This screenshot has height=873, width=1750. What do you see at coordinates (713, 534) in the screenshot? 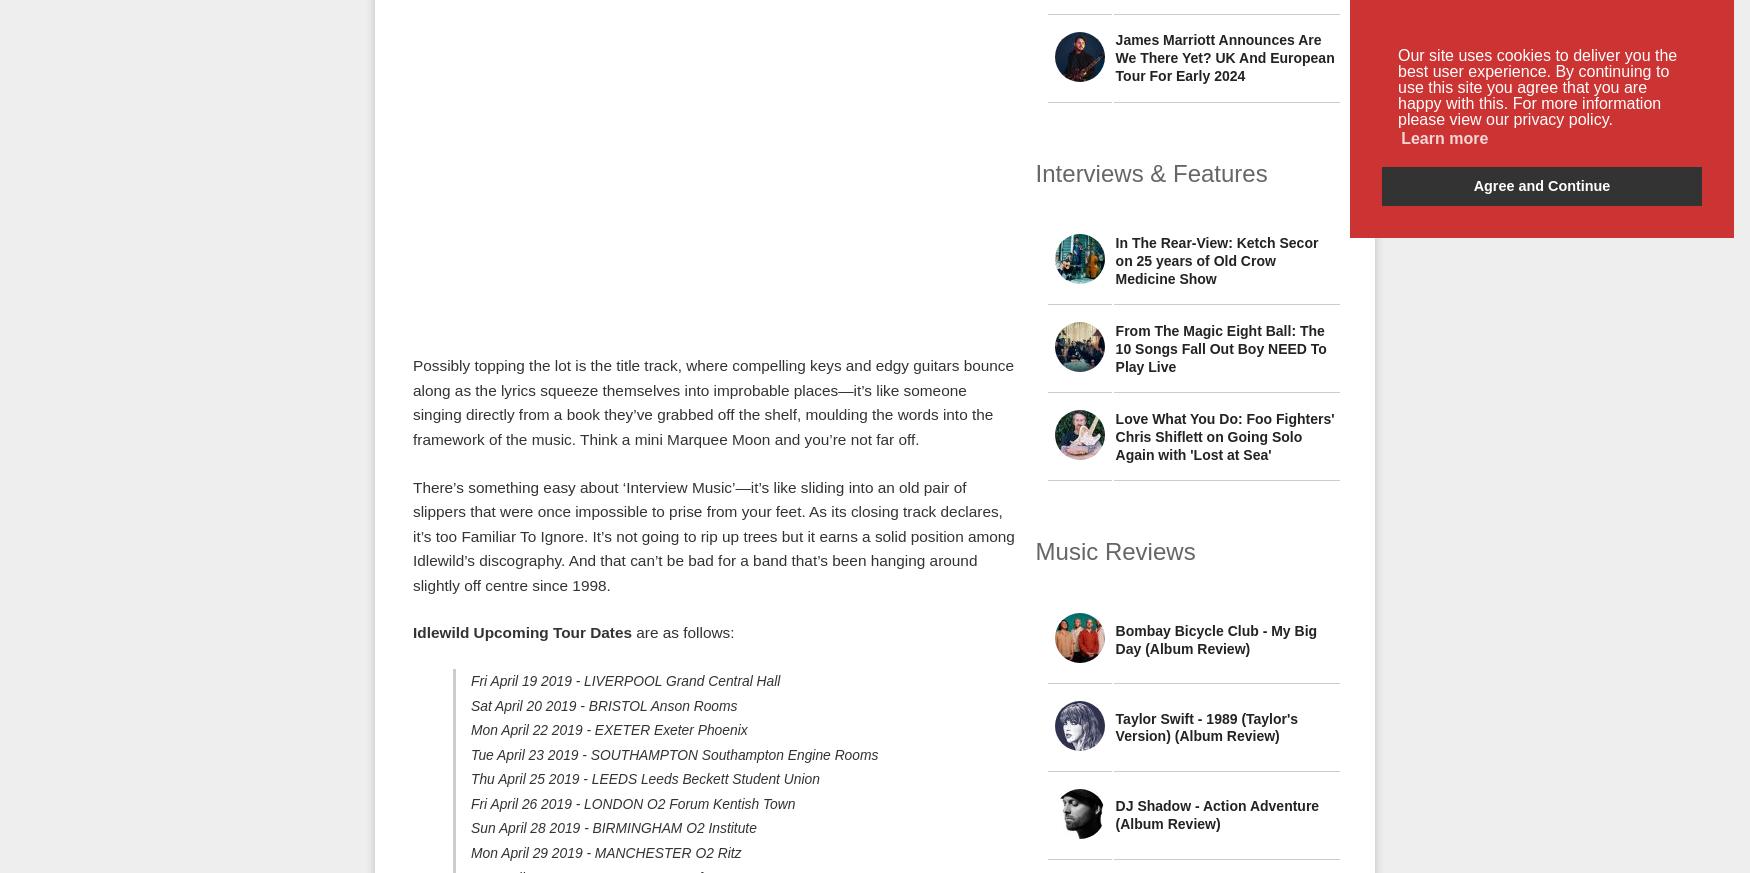
I see `'There’s something easy about ‘Interview Music’—it’s like sliding into an old pair of slippers that were once impossible to prise from your feet. As its closing track declares, it’s too Familiar To Ignore. It’s not going to rip up trees but it earns a solid position among Idlewild’s discography. And that can’t be bad for a band that’s been hanging around slightly off centre since 1998.'` at bounding box center [713, 534].